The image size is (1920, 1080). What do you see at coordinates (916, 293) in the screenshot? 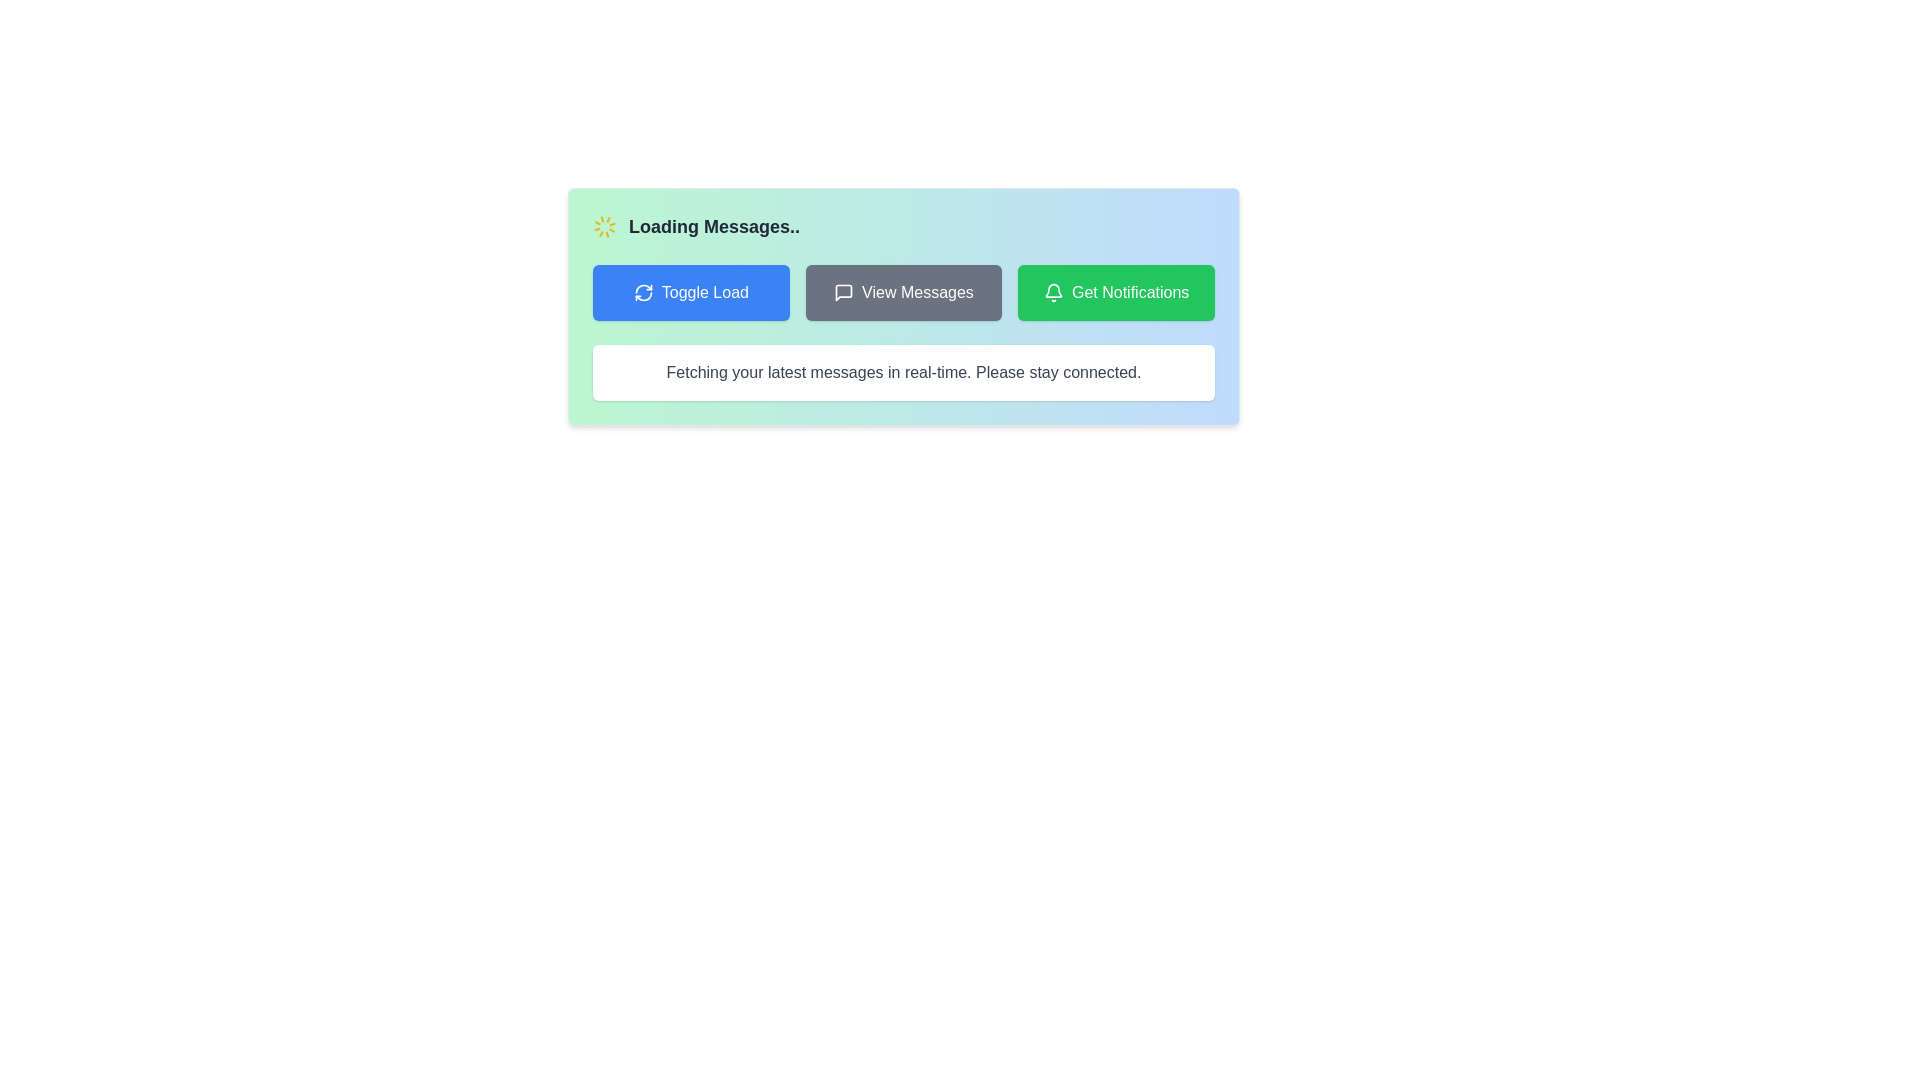
I see `the non-interactive text label that indicates the purpose of the 'View Messages' button, located in the middle-right portion of the button` at bounding box center [916, 293].